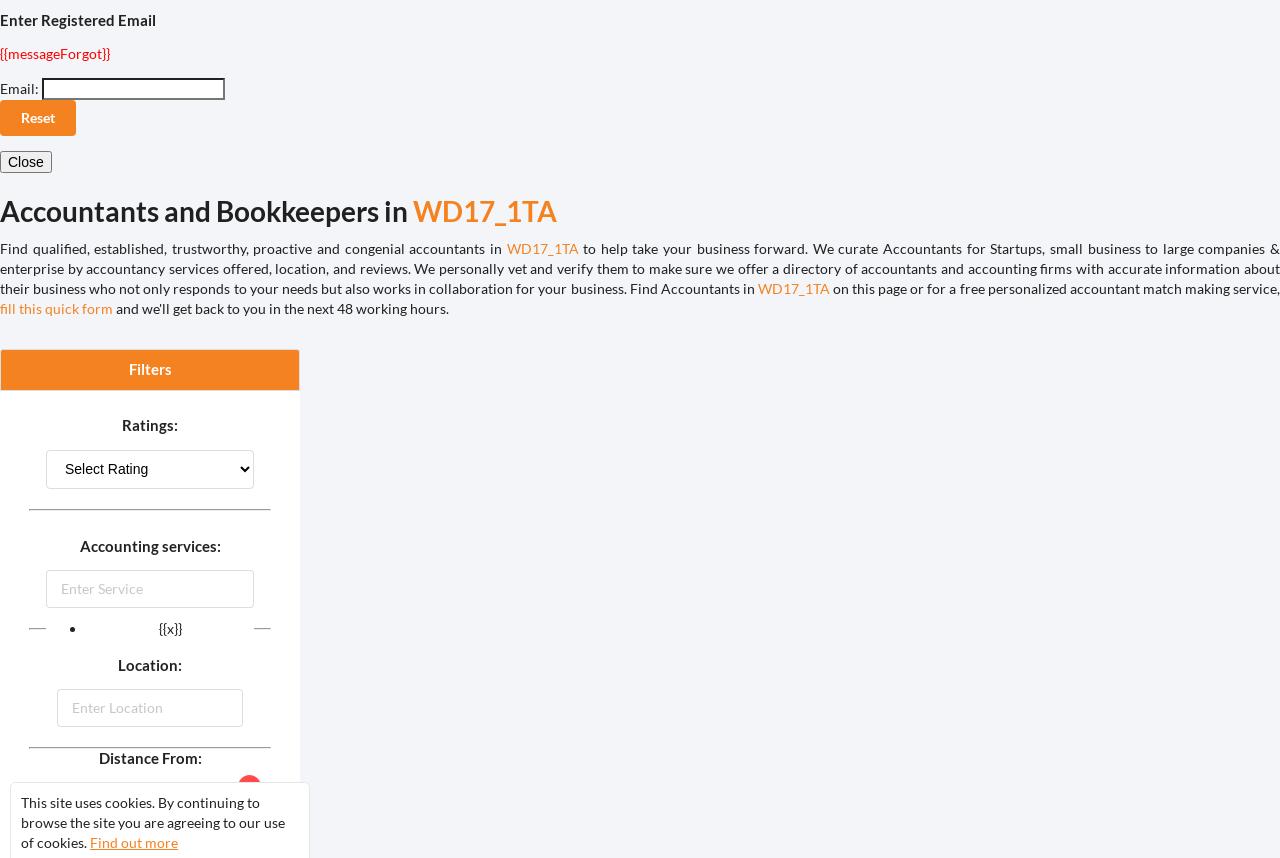 This screenshot has width=1280, height=858. Describe the element at coordinates (19, 88) in the screenshot. I see `'Email:'` at that location.